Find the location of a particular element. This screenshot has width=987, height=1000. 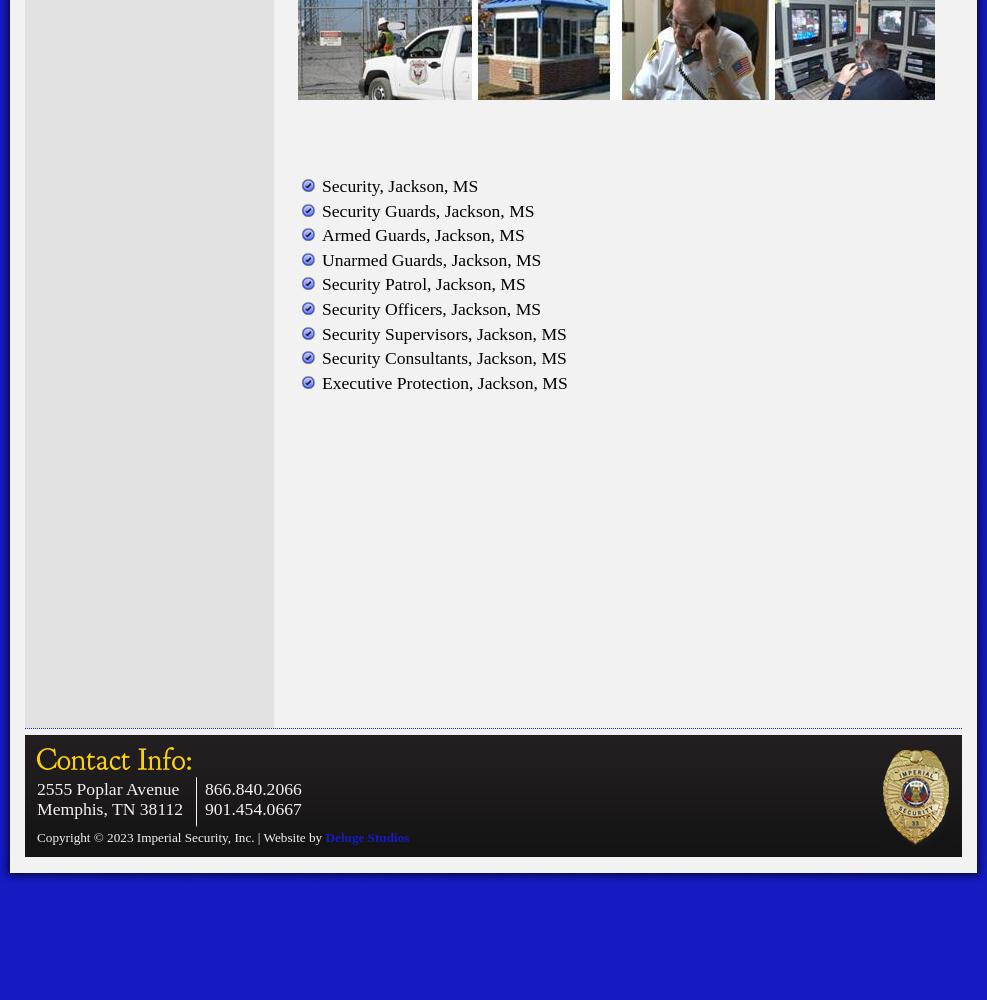

'866.840.2066' is located at coordinates (252, 788).